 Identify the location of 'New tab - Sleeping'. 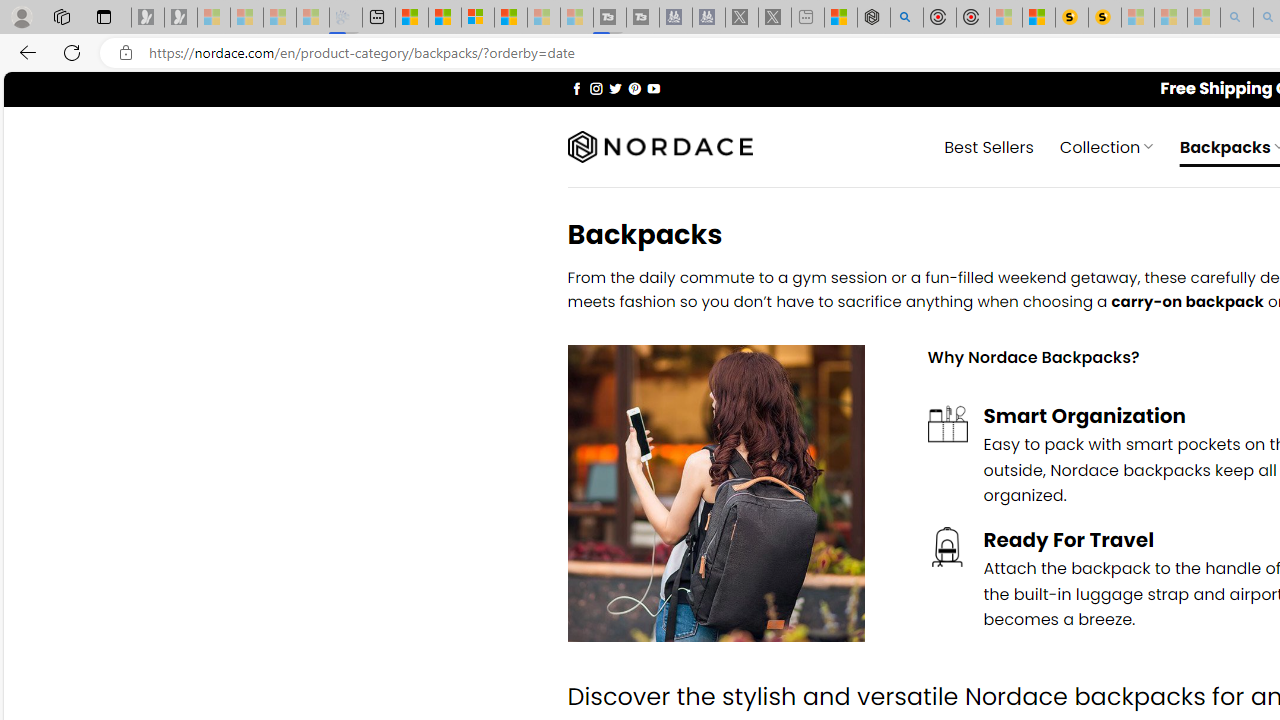
(808, 17).